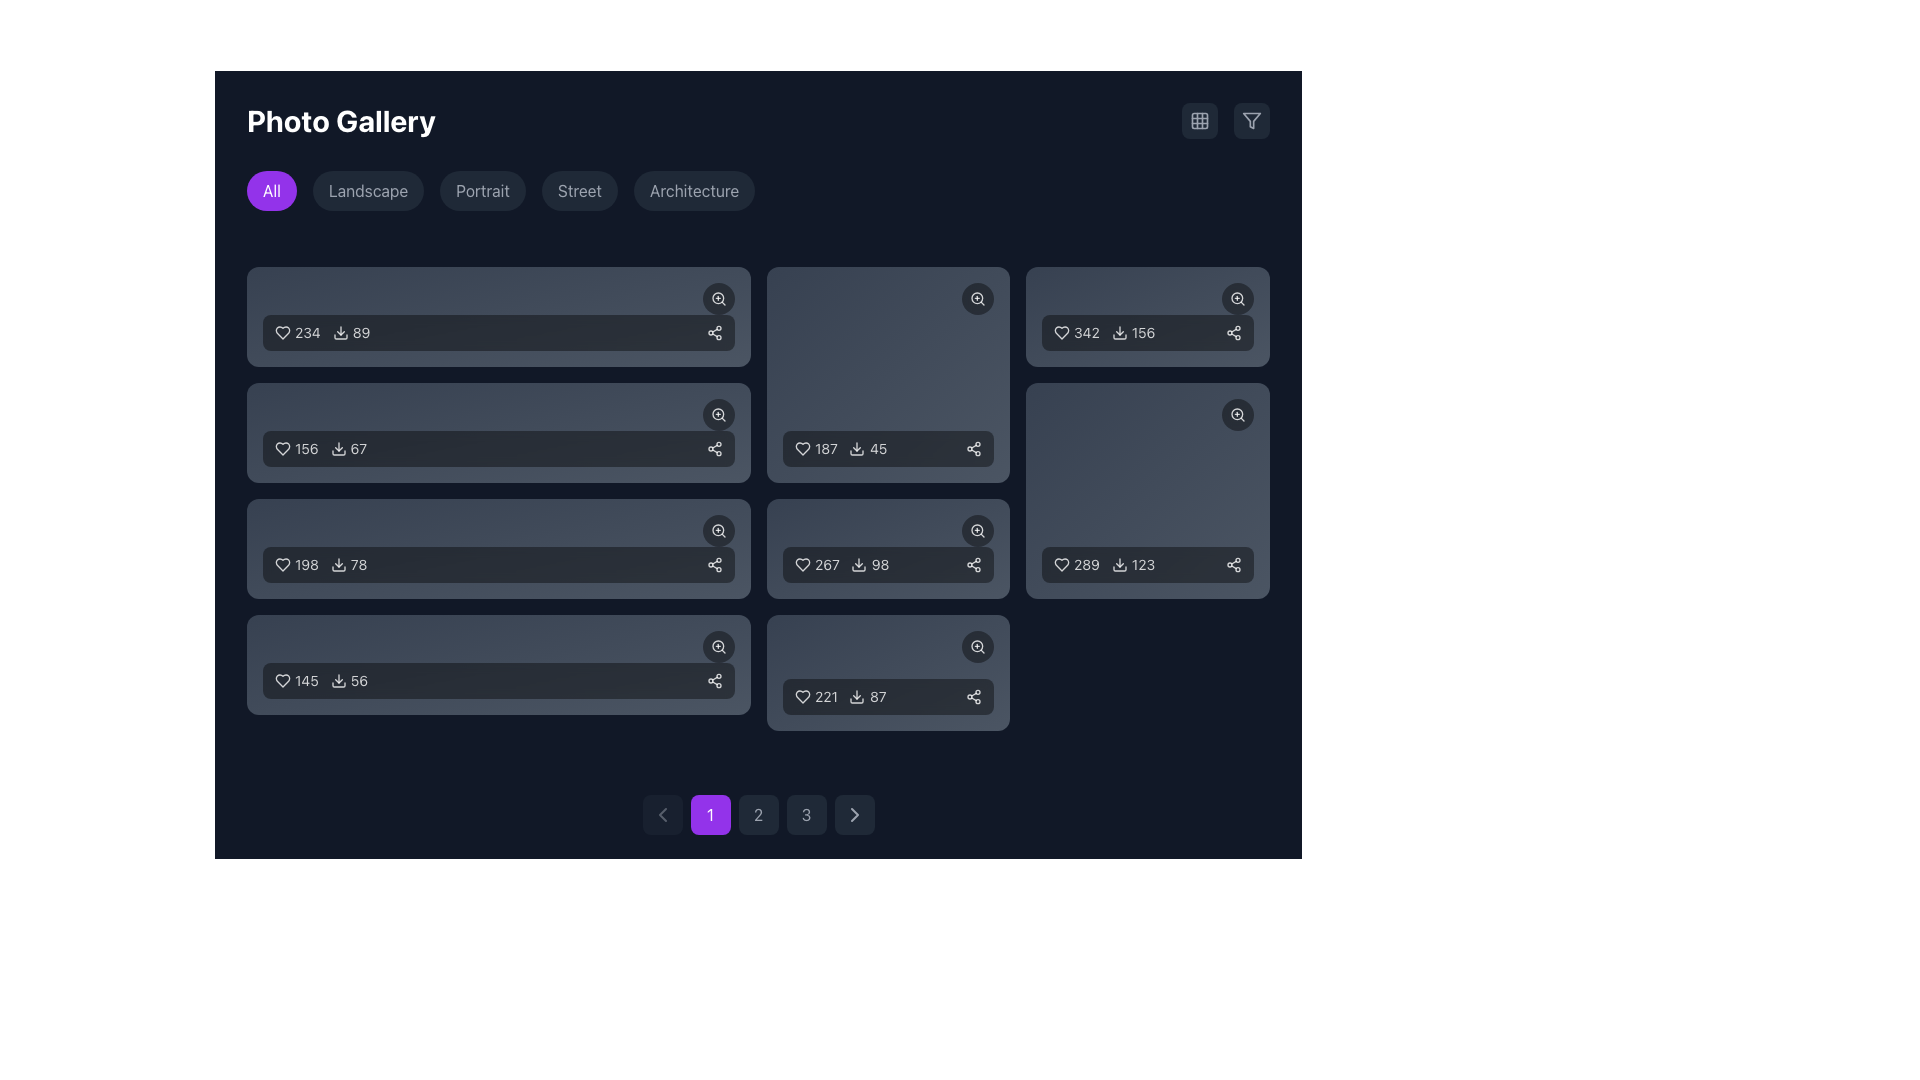  I want to click on the heart icon located to the left of the text label representing the count of likes in the second row of the main content area to like or unlike the content item, so click(295, 447).